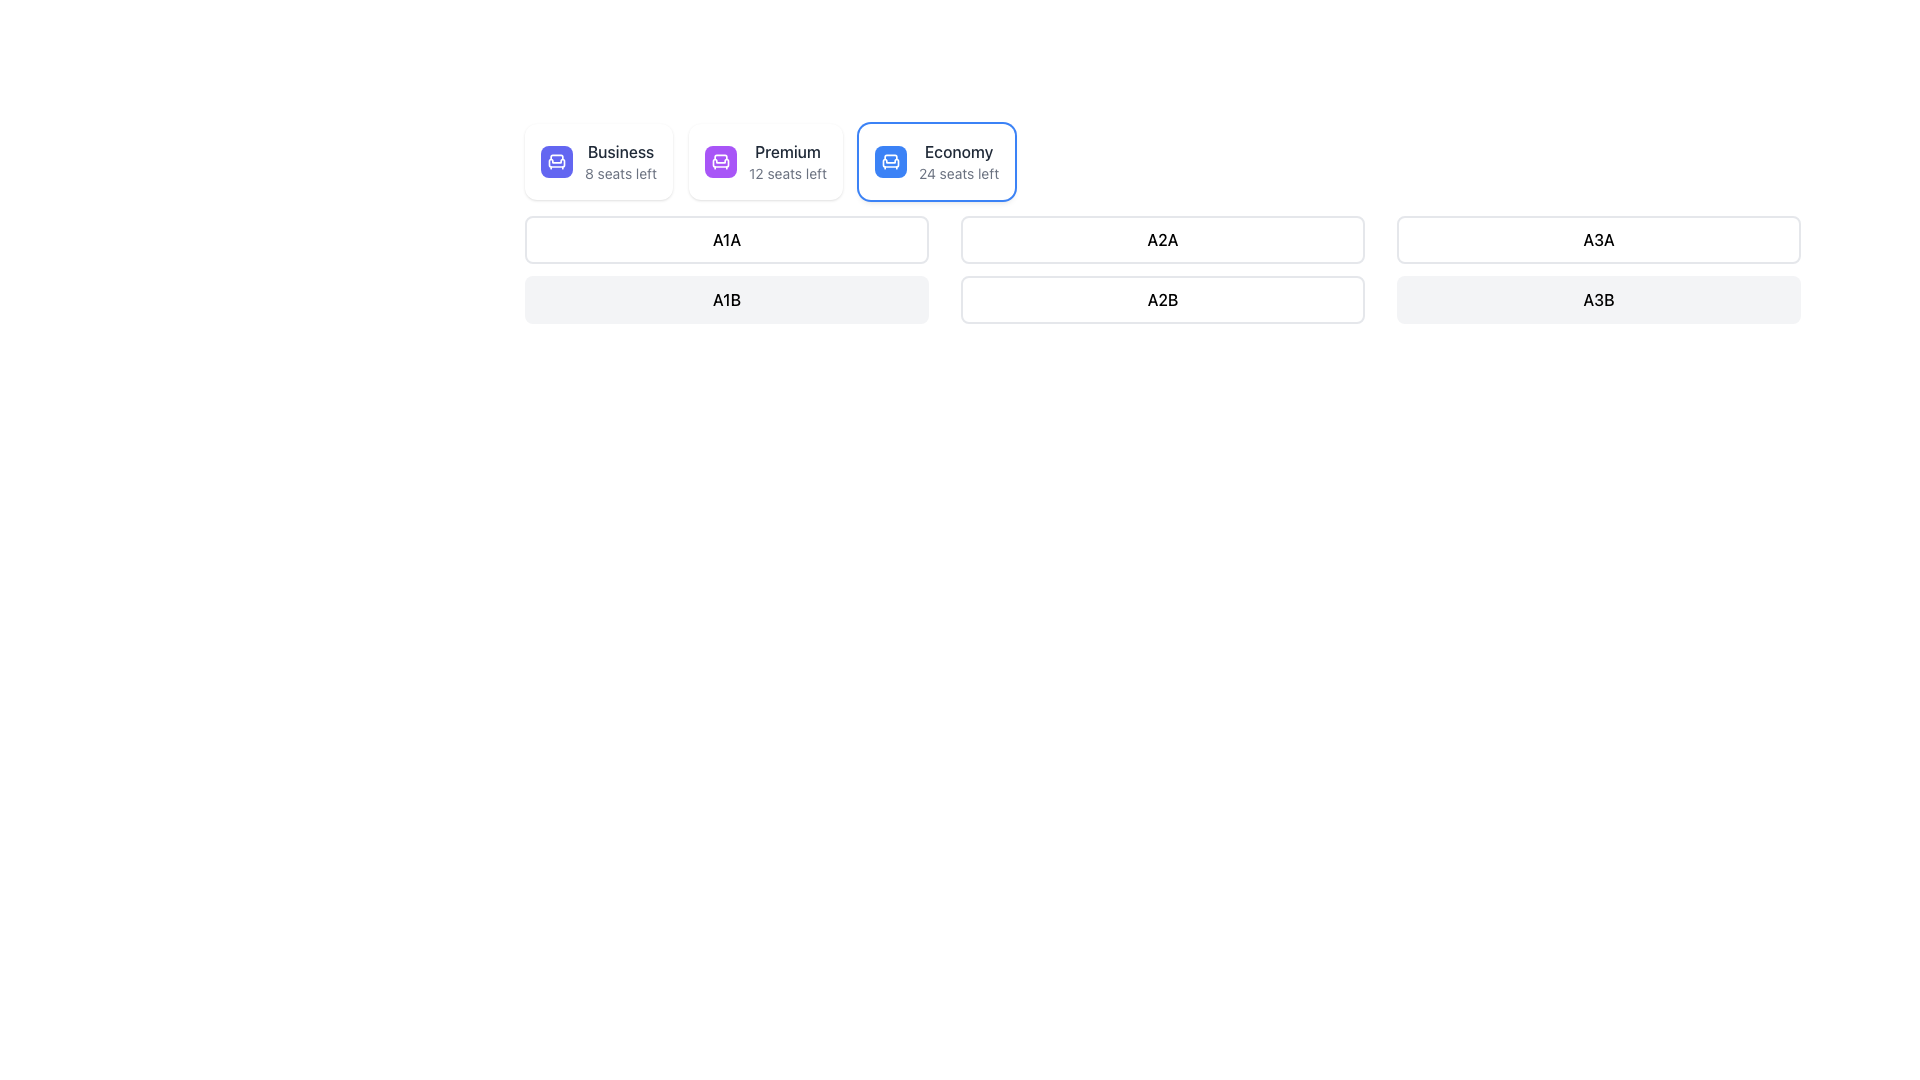 This screenshot has height=1080, width=1920. I want to click on the static text label displaying '8 seats left', which is located directly beneath the 'Business' label in the first column of the interface, so click(619, 172).